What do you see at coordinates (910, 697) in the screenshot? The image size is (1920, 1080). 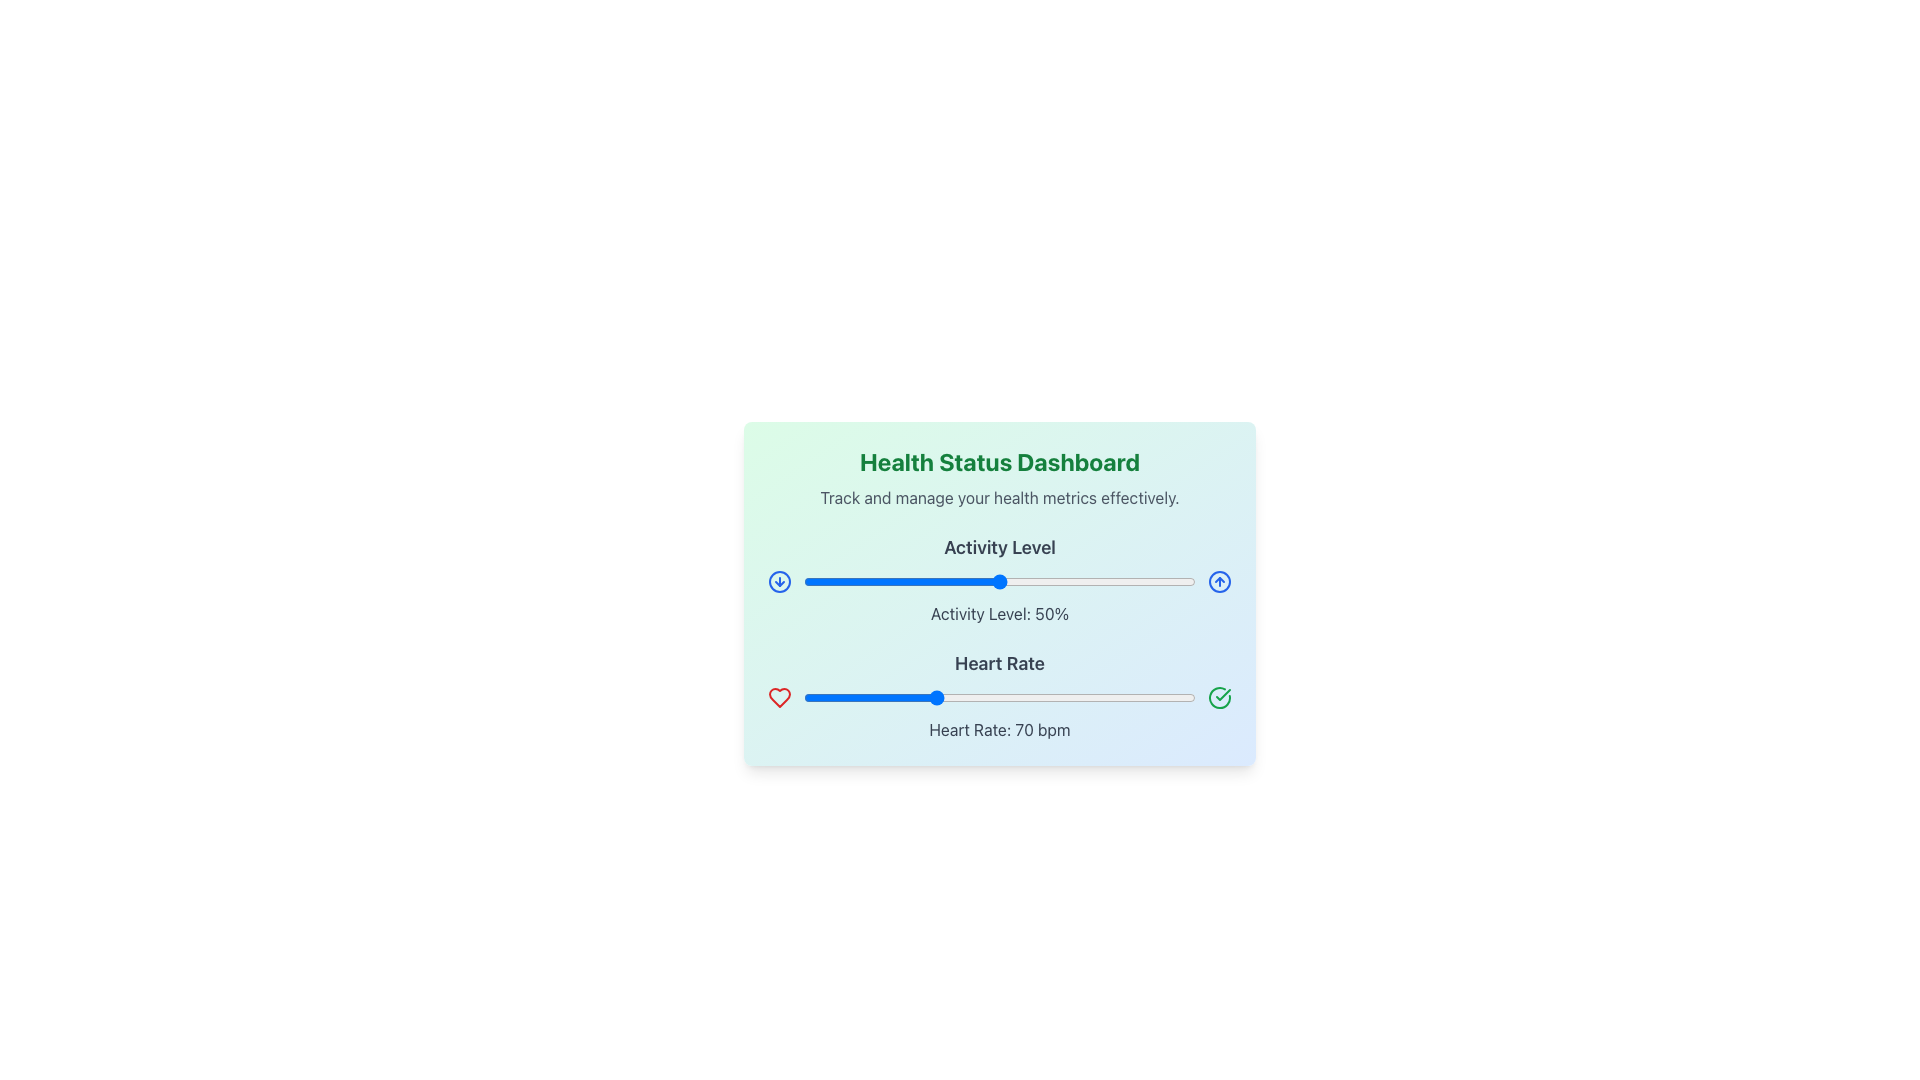 I see `heart rate` at bounding box center [910, 697].